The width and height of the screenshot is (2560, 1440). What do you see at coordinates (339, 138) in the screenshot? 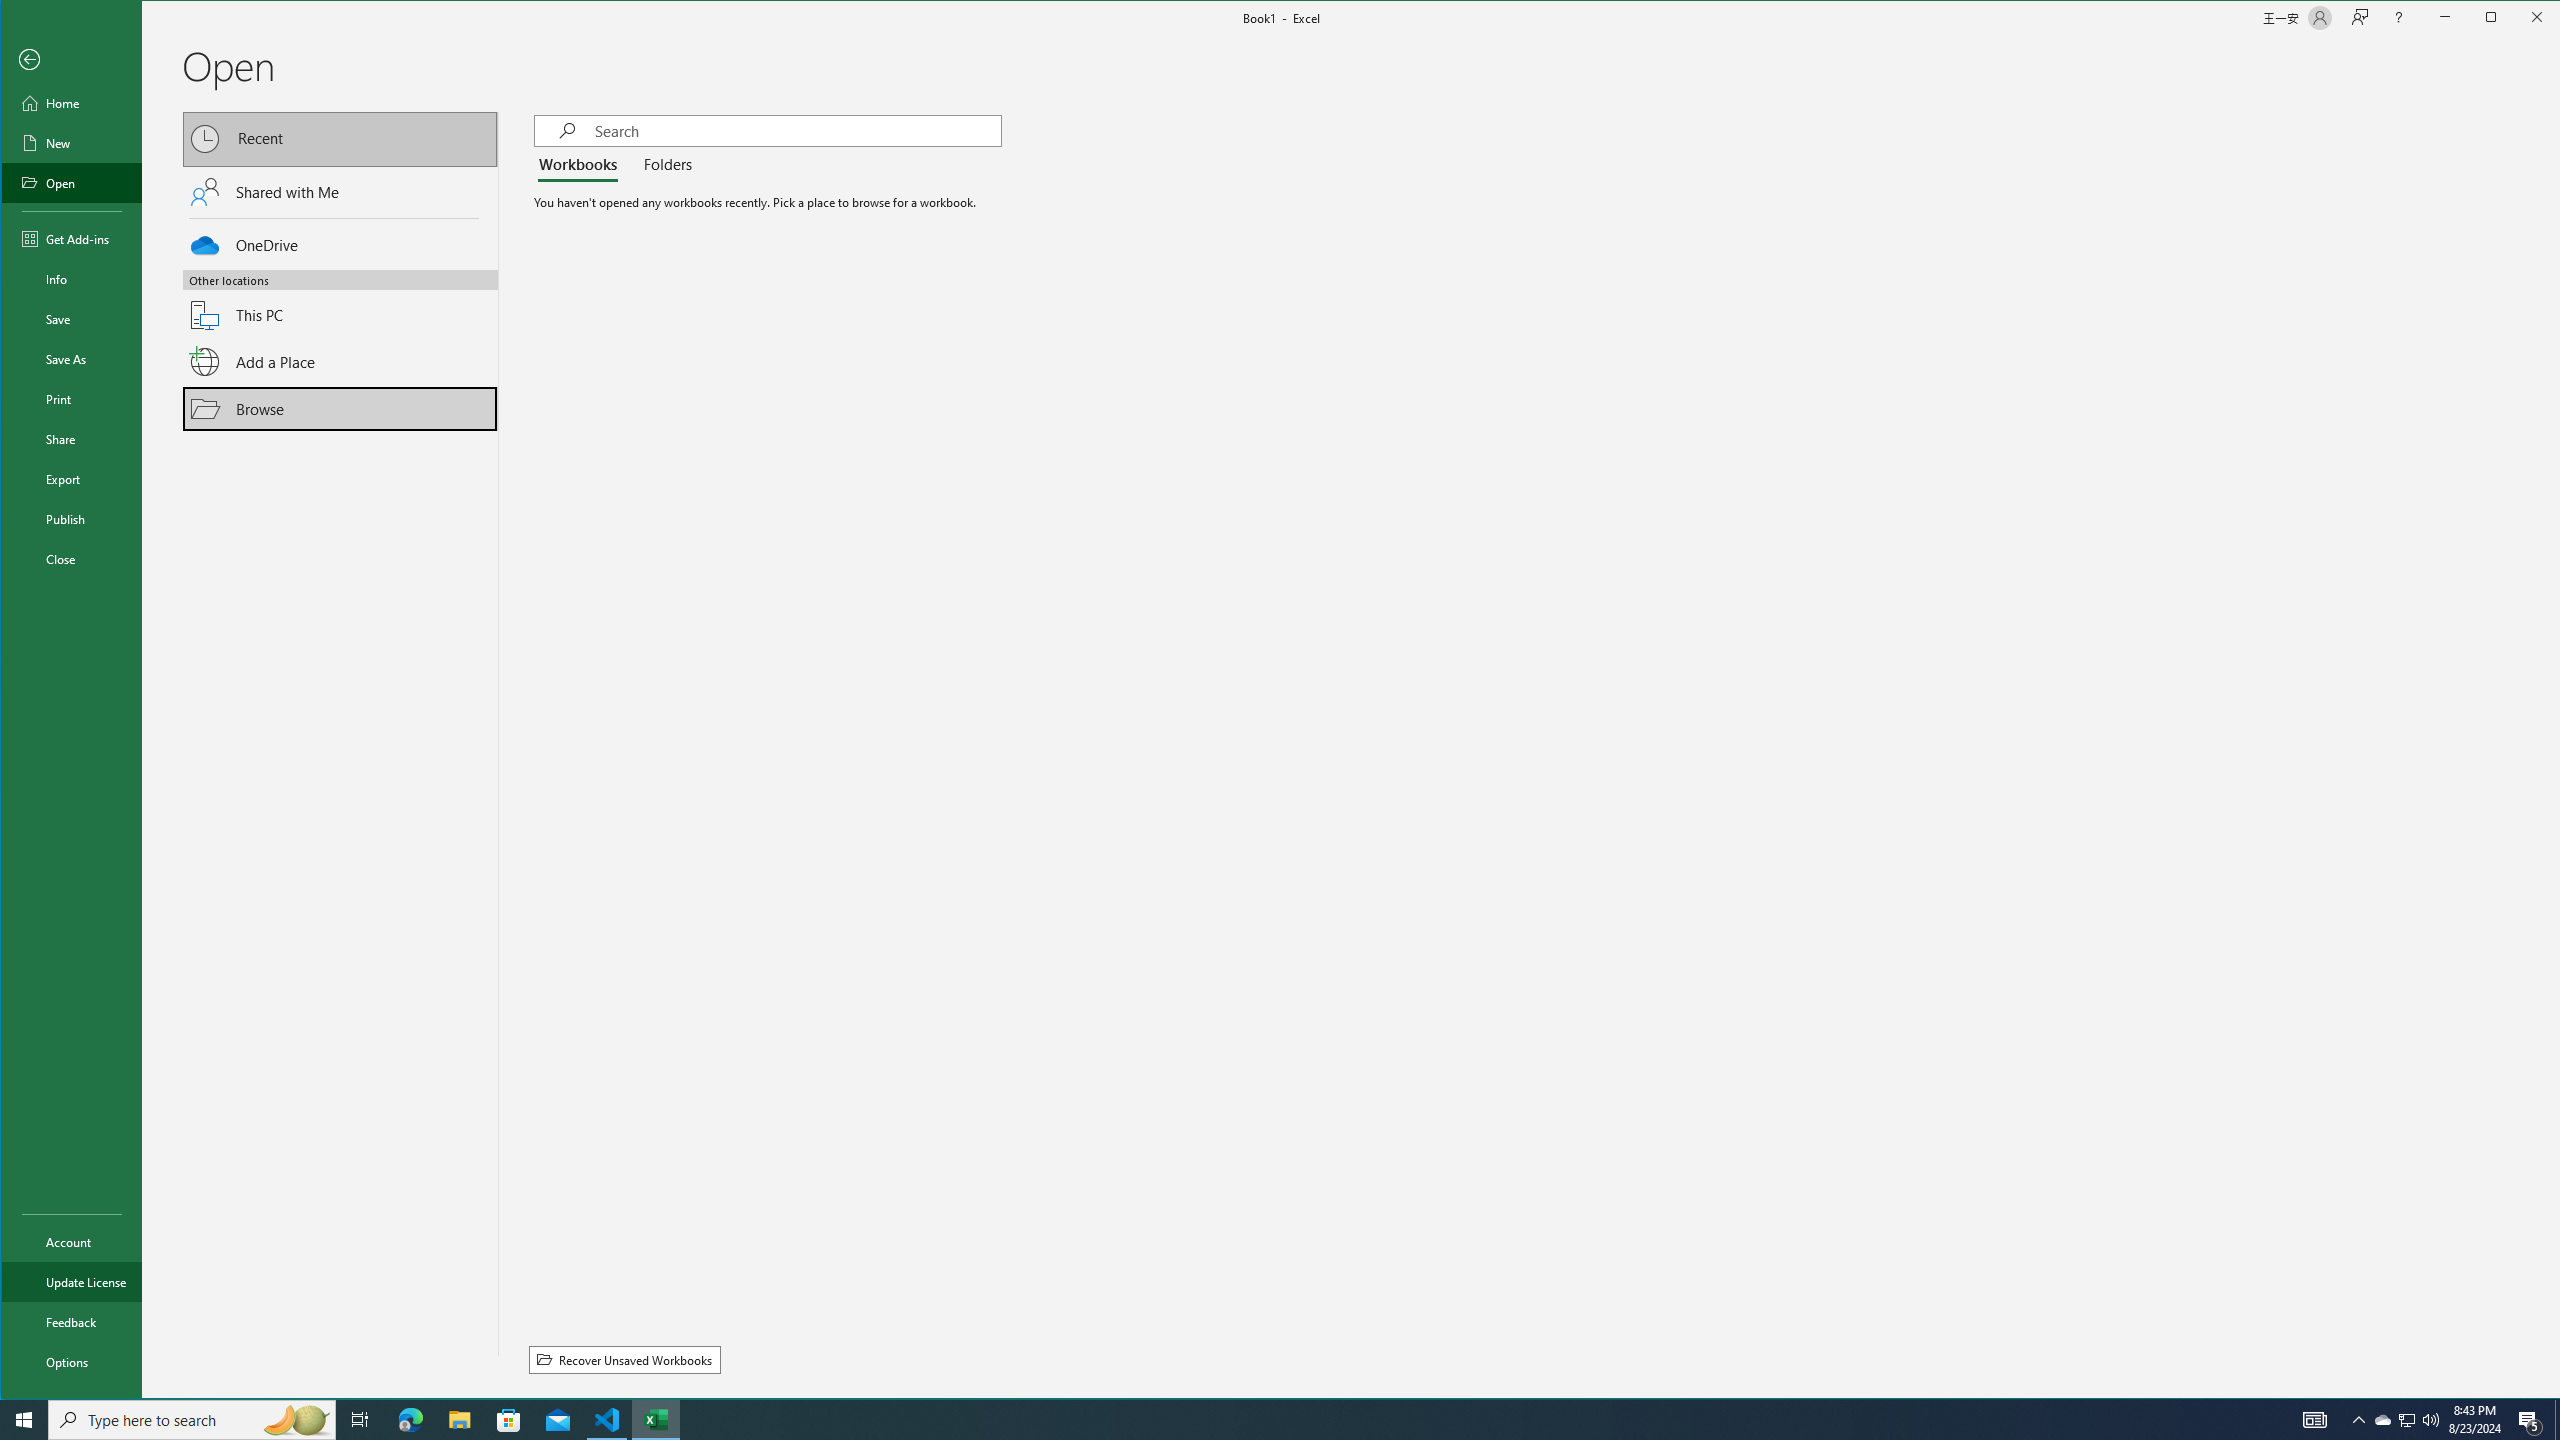
I see `'Recent'` at bounding box center [339, 138].